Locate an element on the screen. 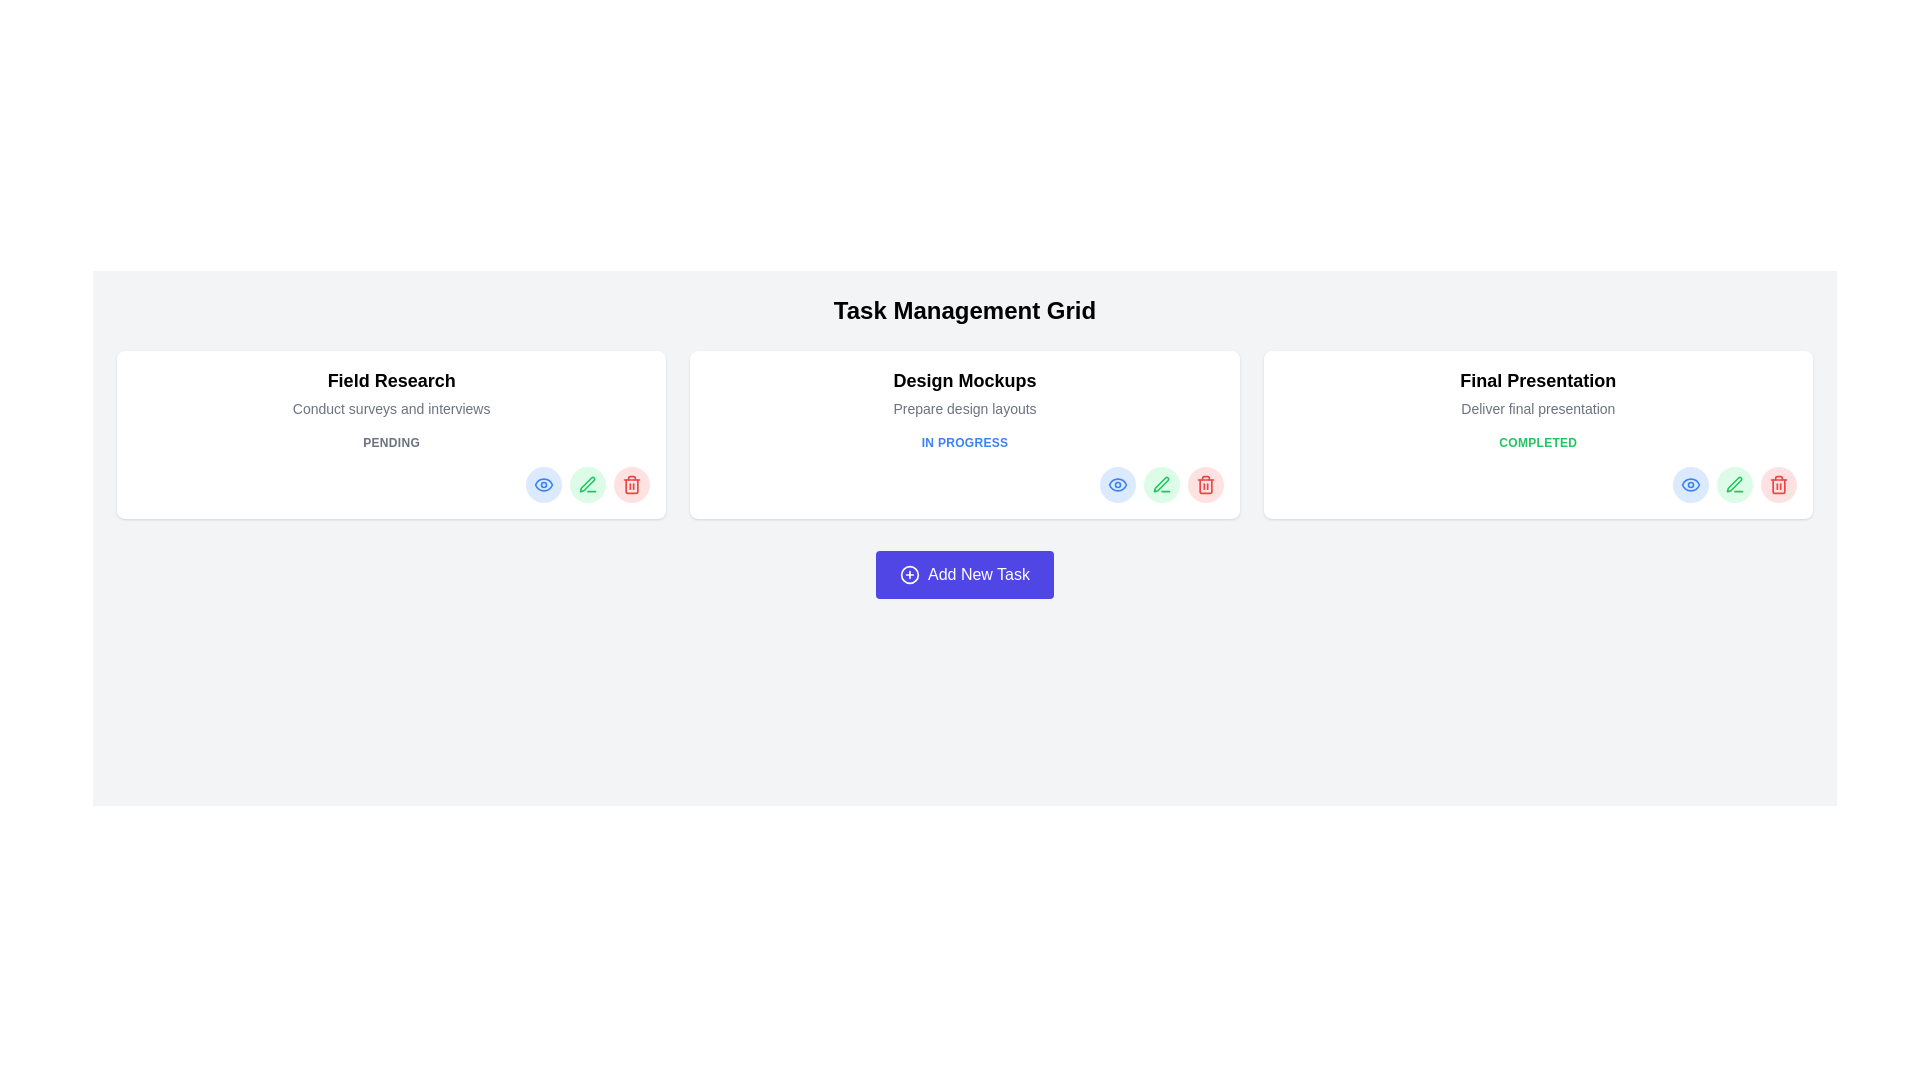  the text label providing information about the 'Field Research' task, which is located directly below the title 'Field Research' and above the task status indication is located at coordinates (391, 407).